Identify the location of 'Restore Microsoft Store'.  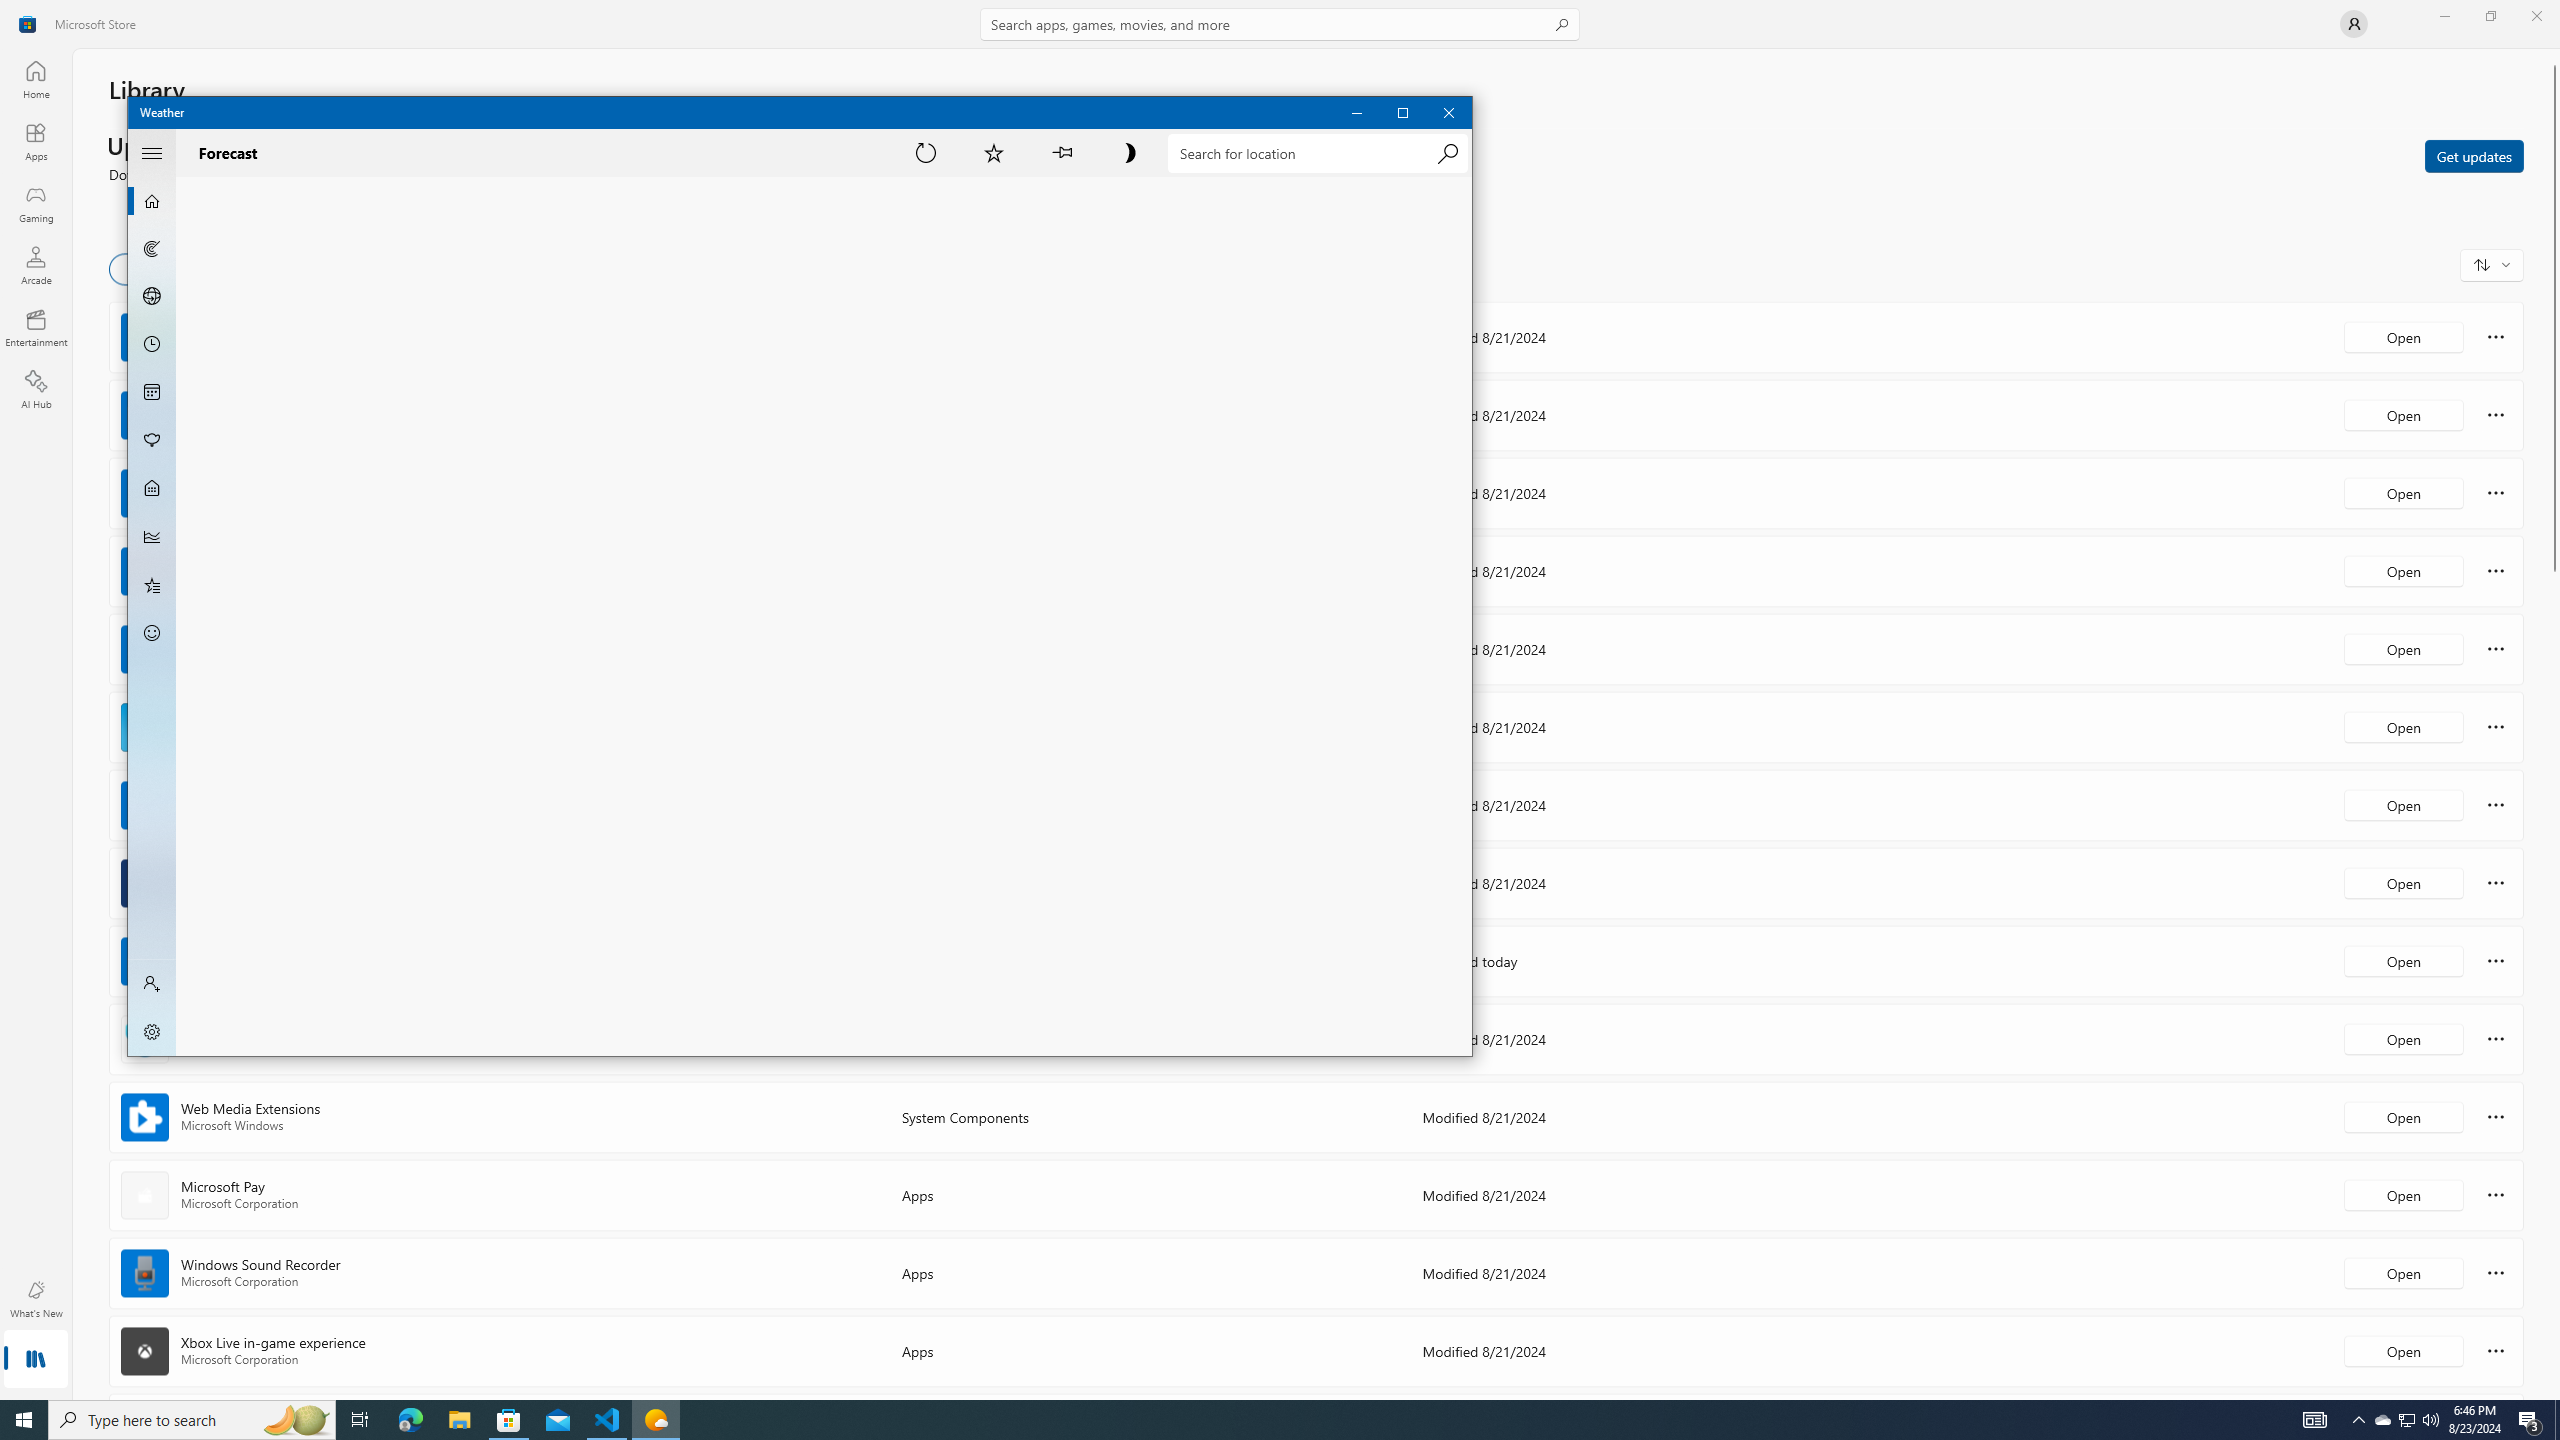
(2490, 15).